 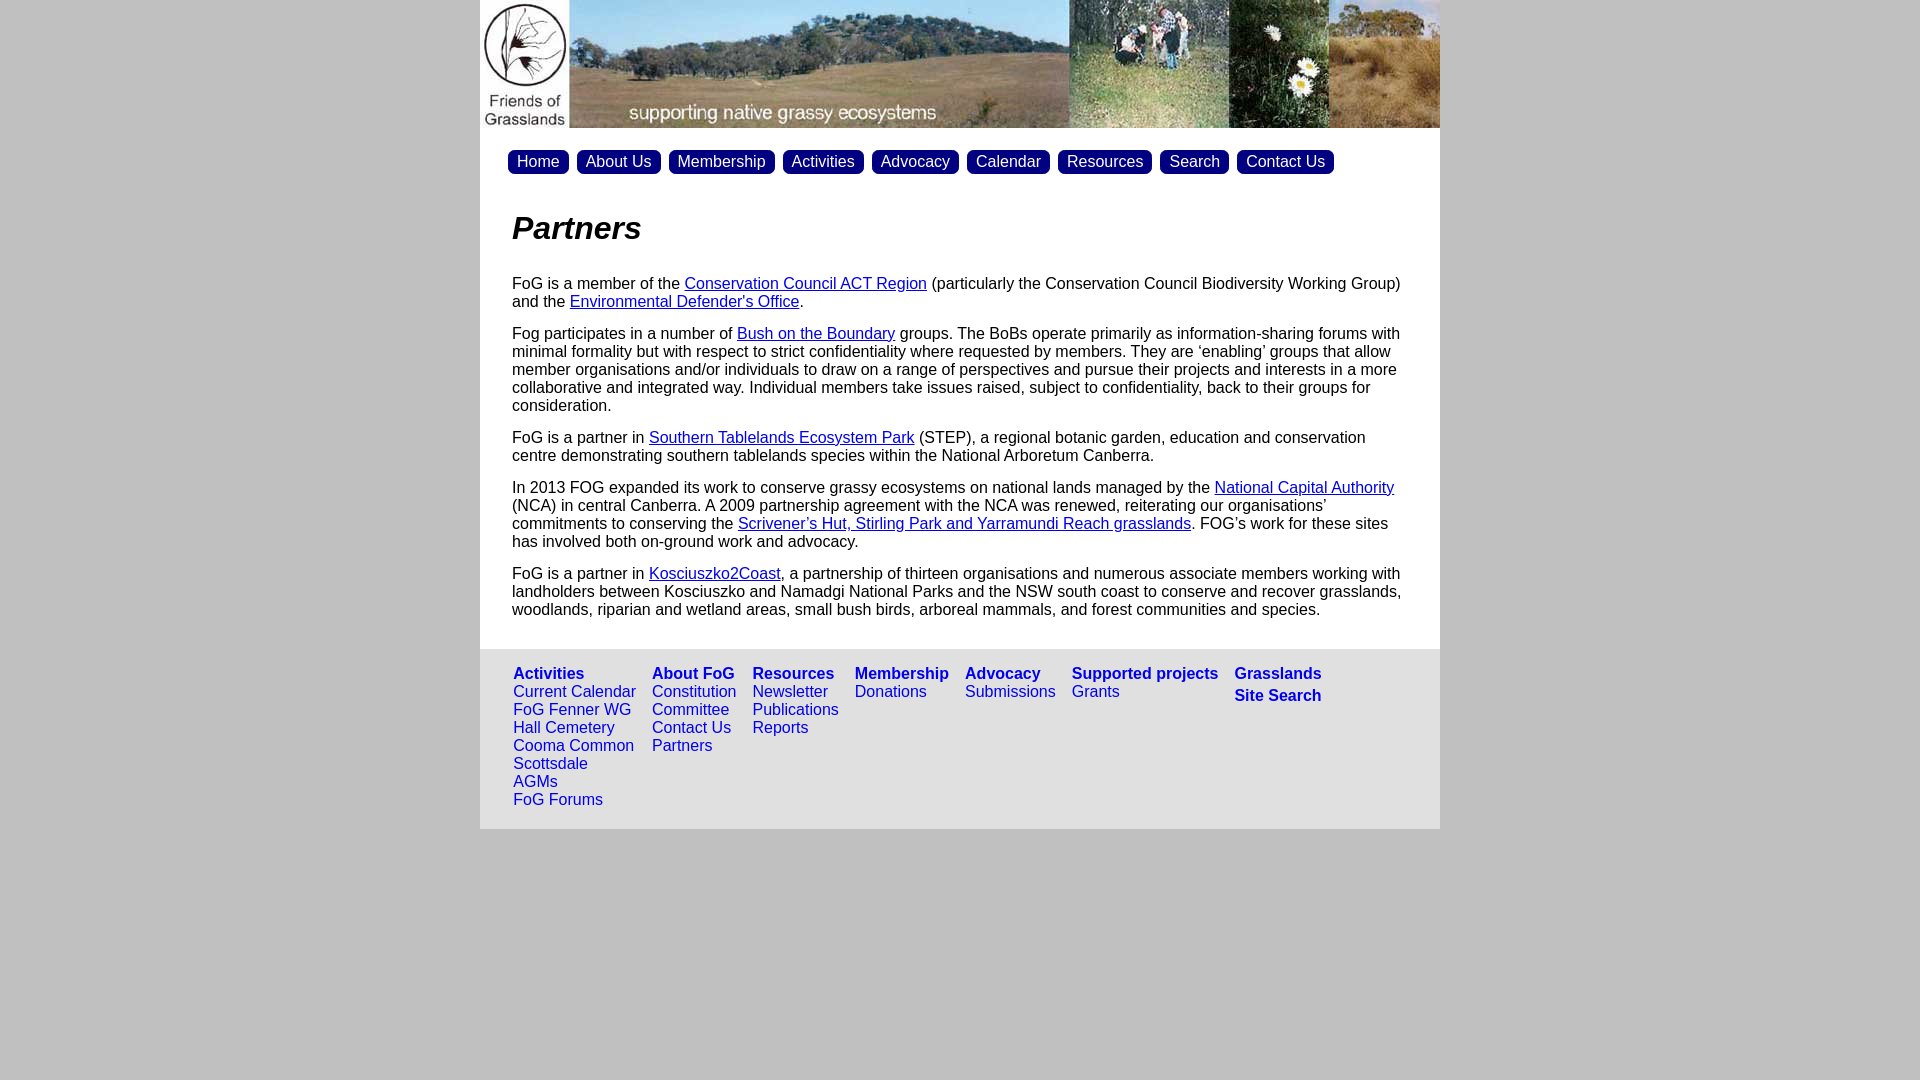 I want to click on 'Contact Us', so click(x=652, y=727).